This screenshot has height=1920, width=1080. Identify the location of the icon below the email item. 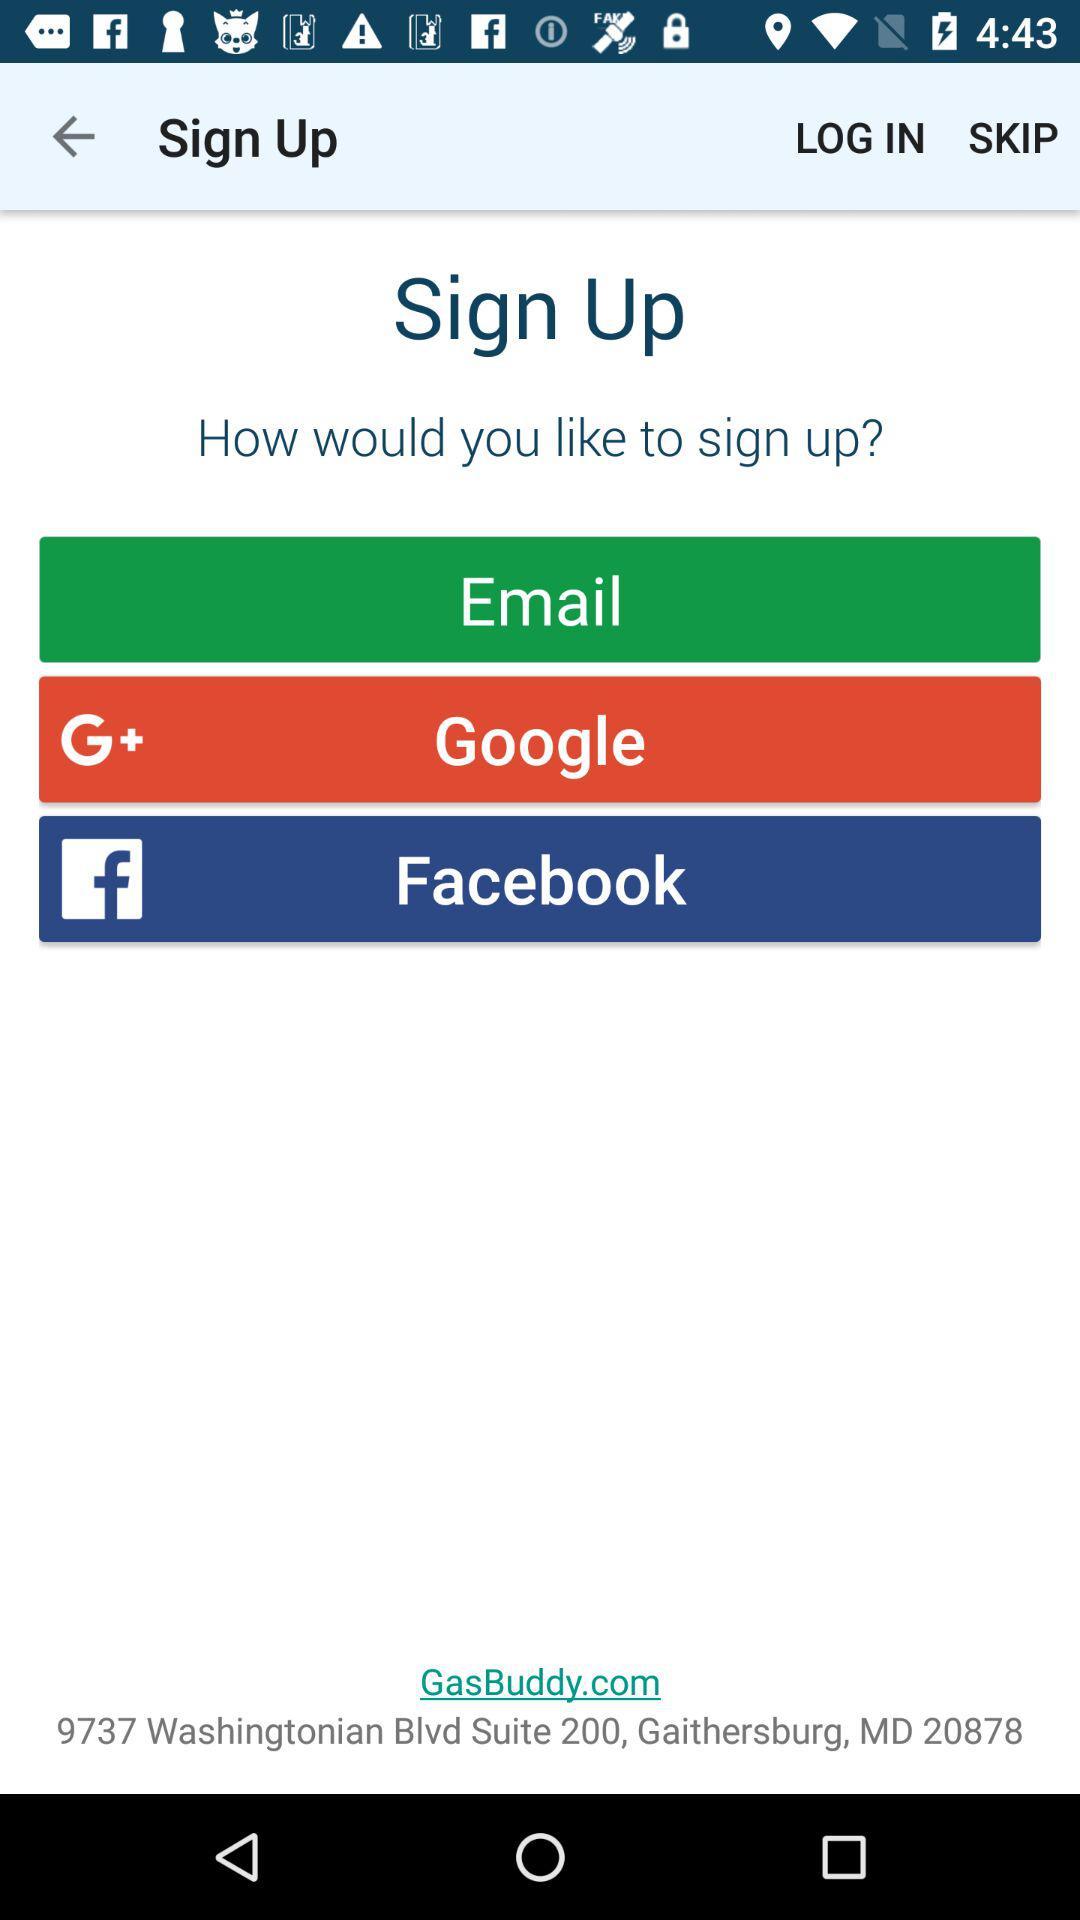
(540, 738).